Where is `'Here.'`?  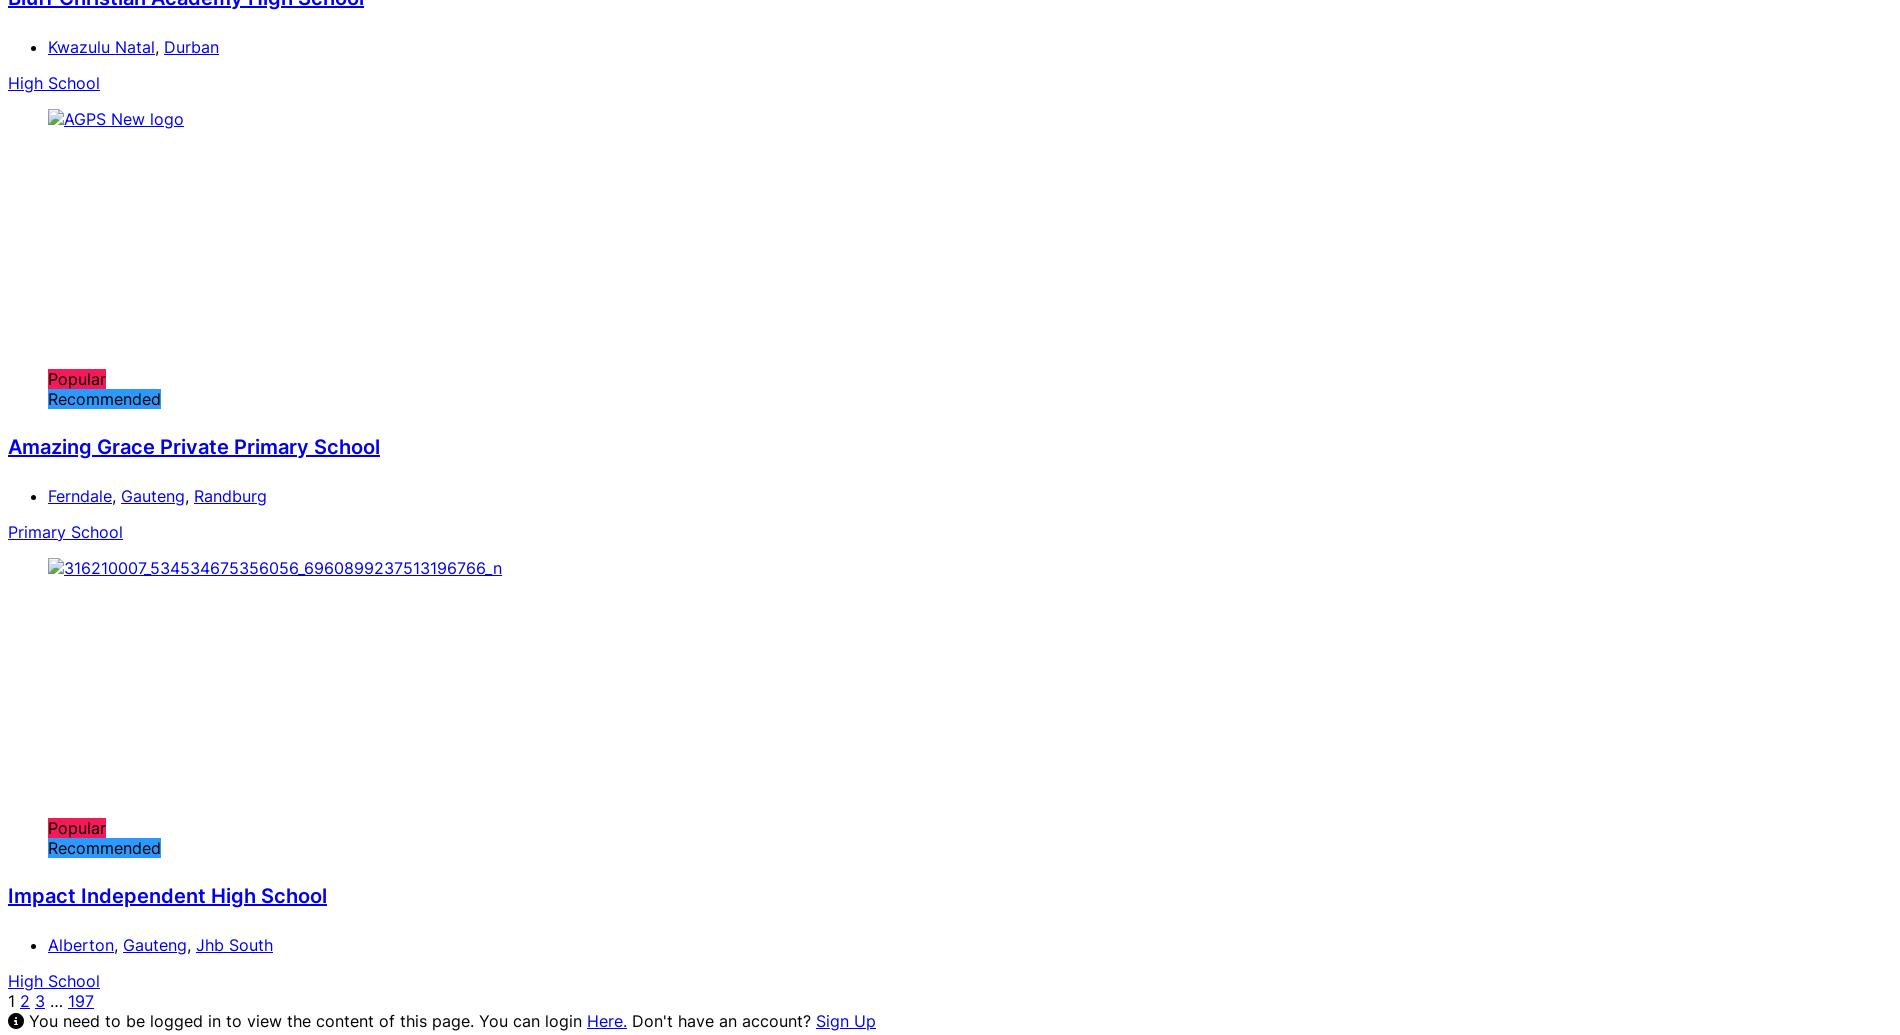
'Here.' is located at coordinates (607, 1018).